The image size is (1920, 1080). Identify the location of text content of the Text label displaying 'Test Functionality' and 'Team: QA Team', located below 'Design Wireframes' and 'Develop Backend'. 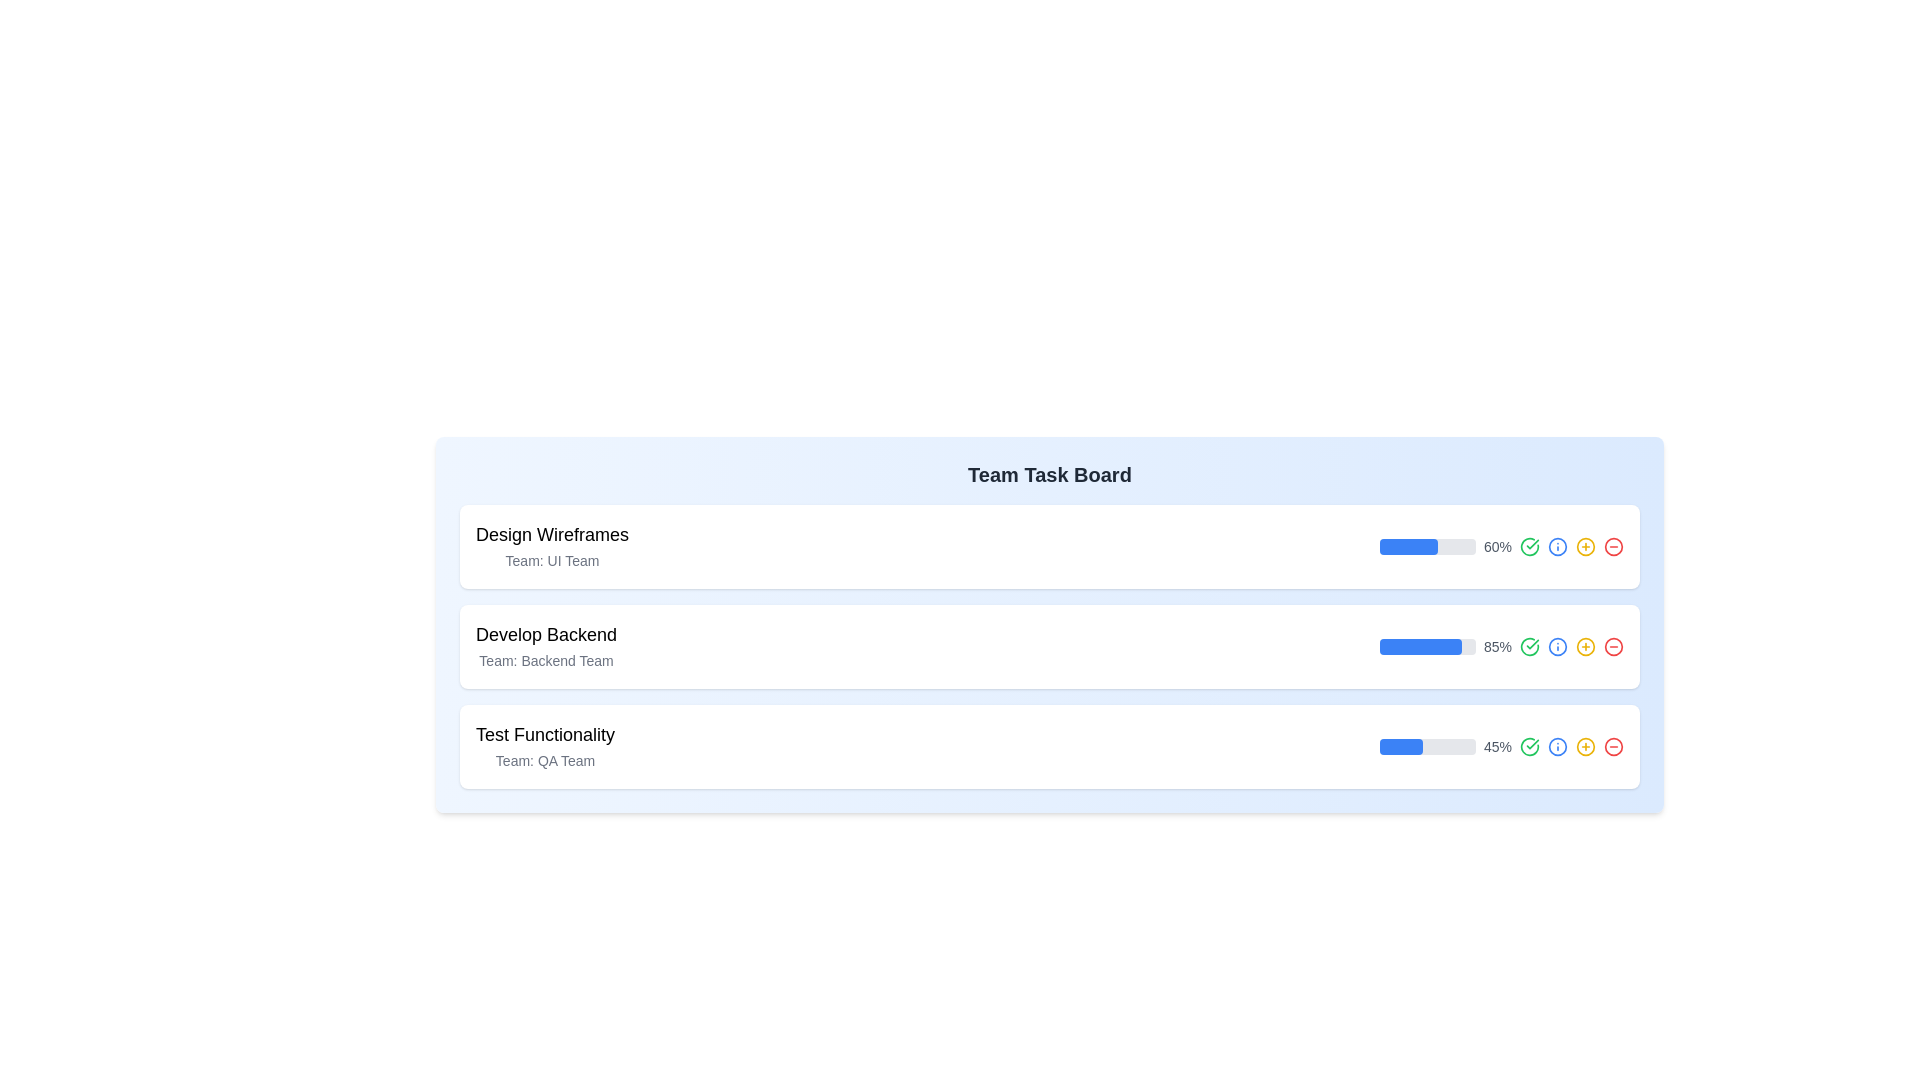
(545, 747).